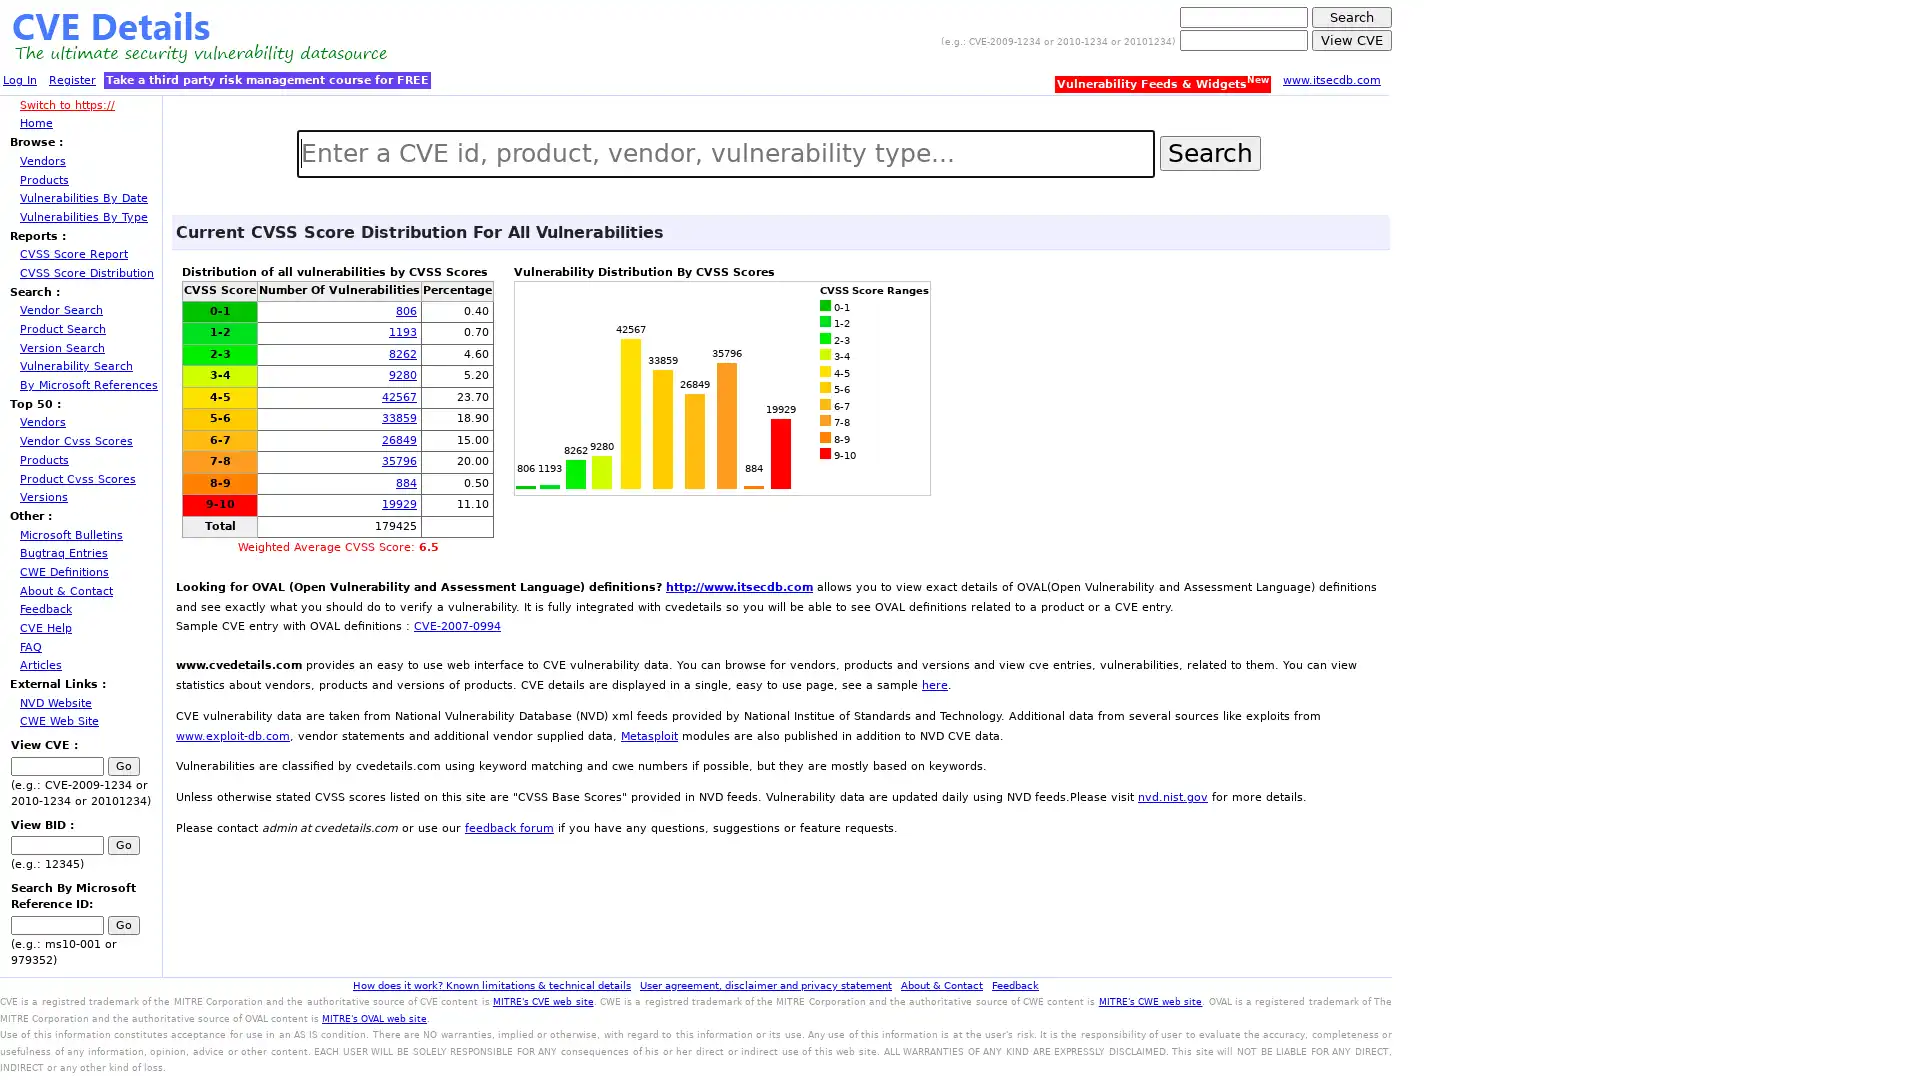 The width and height of the screenshot is (1920, 1080). What do you see at coordinates (1208, 151) in the screenshot?
I see `Search` at bounding box center [1208, 151].